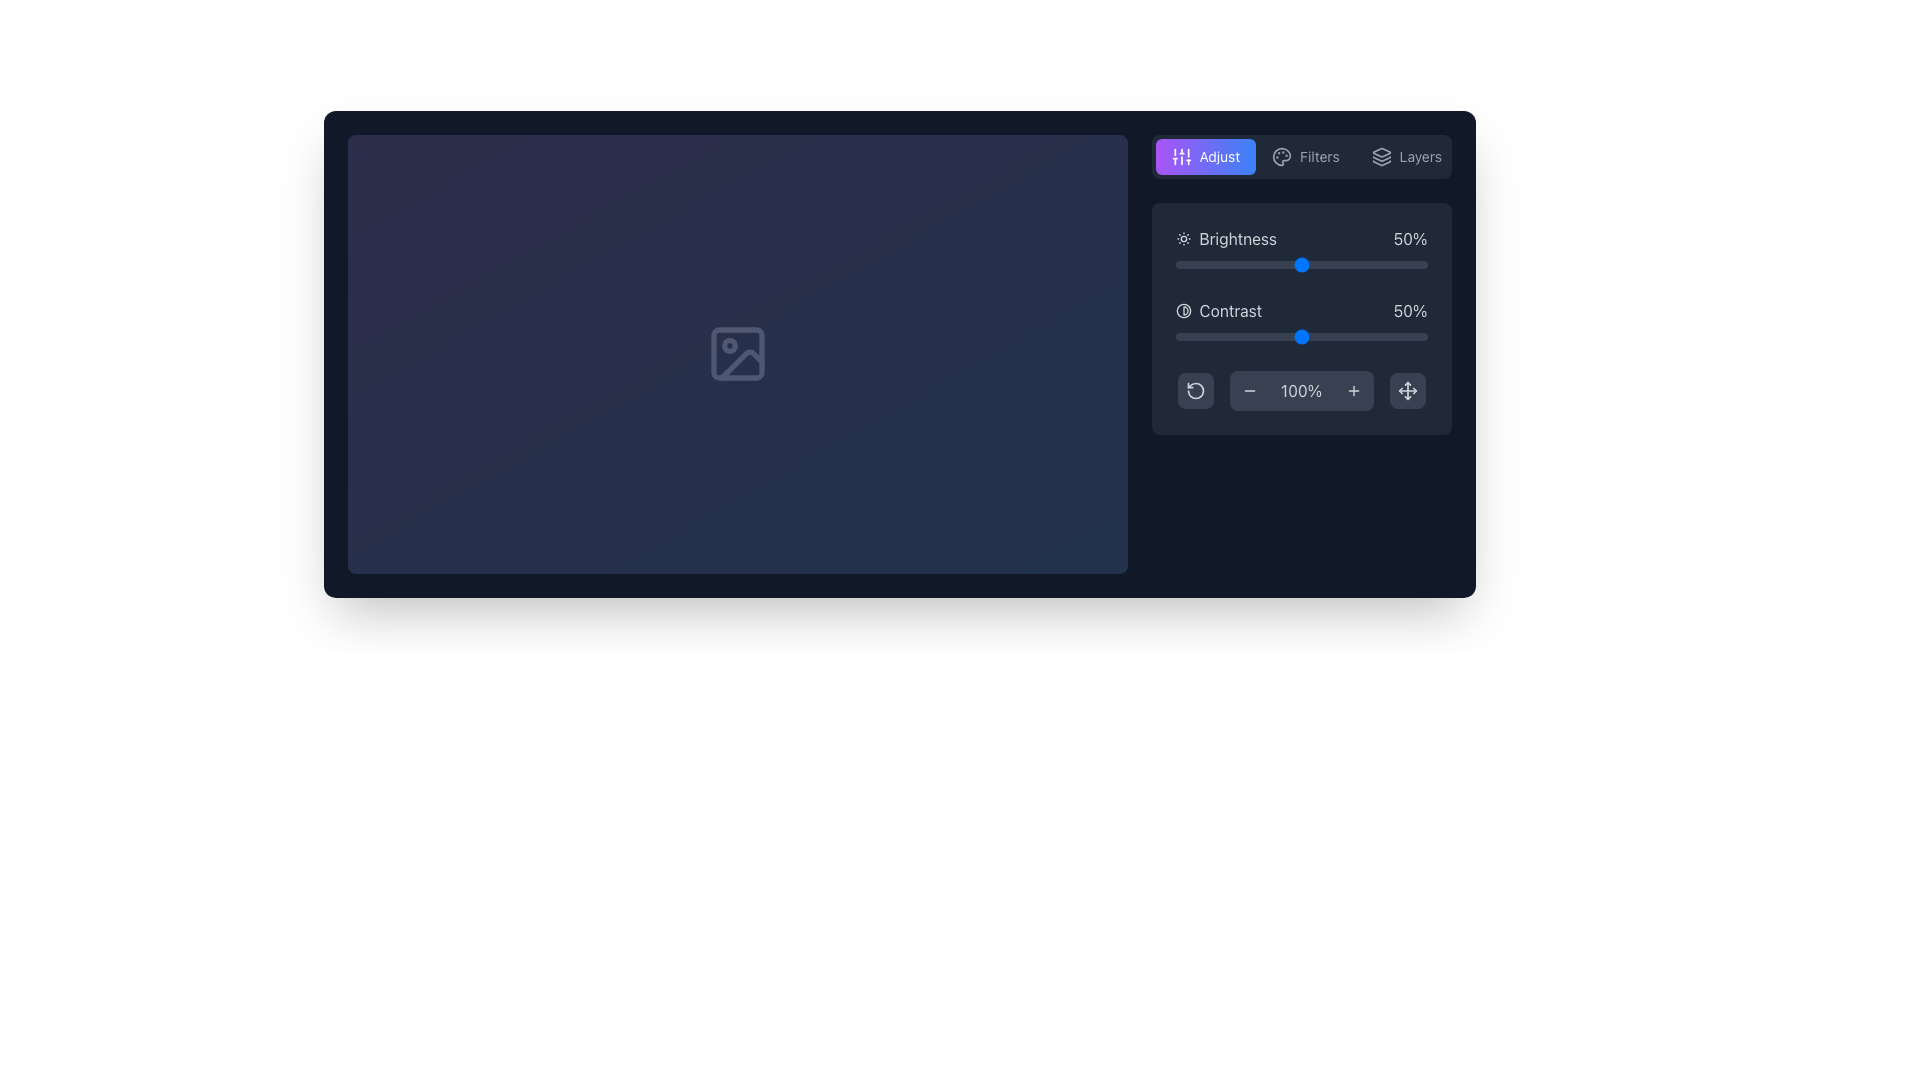 Image resolution: width=1920 pixels, height=1080 pixels. Describe the element at coordinates (1204, 156) in the screenshot. I see `the 'Adjust' button, which is a rectangular button with rounded corners, featuring a gradient background from purple to blue and white text, located in the upper-right section of the interface` at that location.